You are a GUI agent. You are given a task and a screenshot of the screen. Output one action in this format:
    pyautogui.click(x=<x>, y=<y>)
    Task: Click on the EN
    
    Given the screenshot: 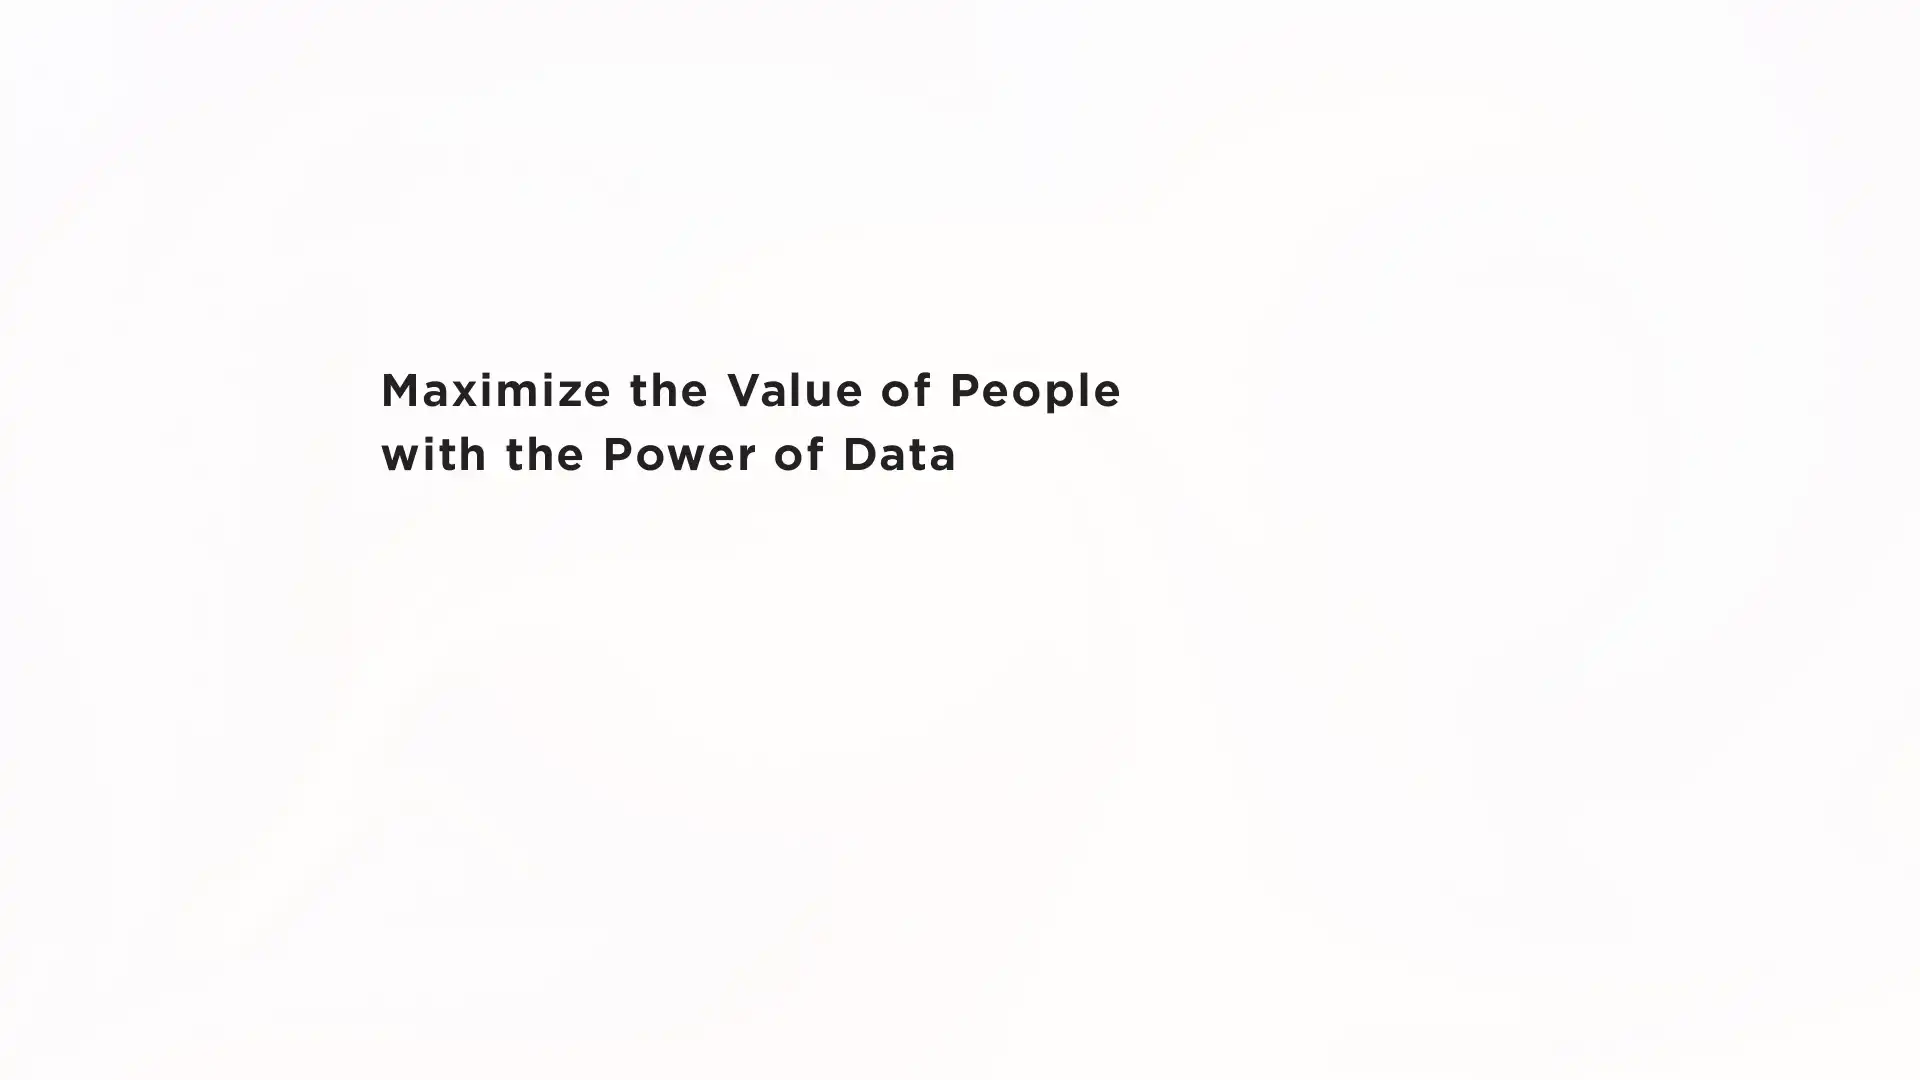 What is the action you would take?
    pyautogui.click(x=1573, y=60)
    